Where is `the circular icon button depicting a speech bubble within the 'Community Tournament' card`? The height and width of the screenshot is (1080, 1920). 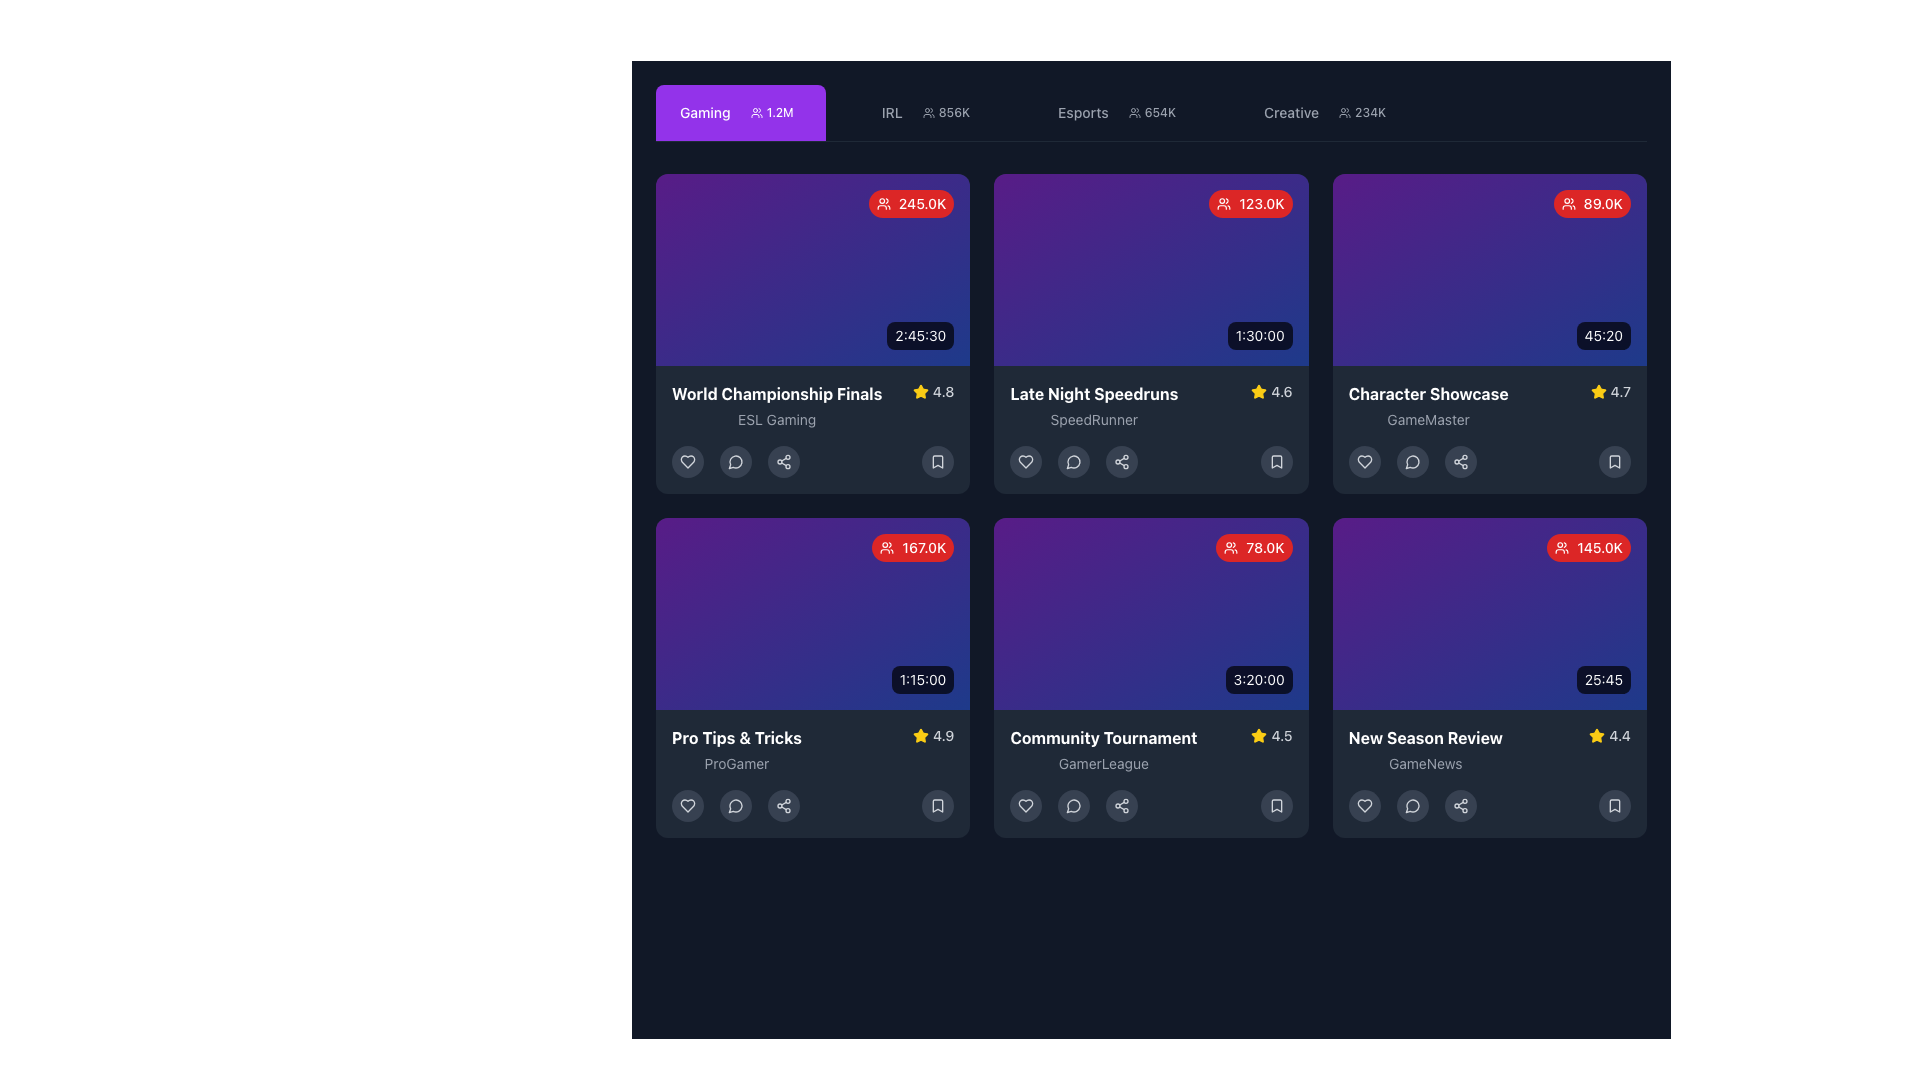
the circular icon button depicting a speech bubble within the 'Community Tournament' card is located at coordinates (1073, 805).